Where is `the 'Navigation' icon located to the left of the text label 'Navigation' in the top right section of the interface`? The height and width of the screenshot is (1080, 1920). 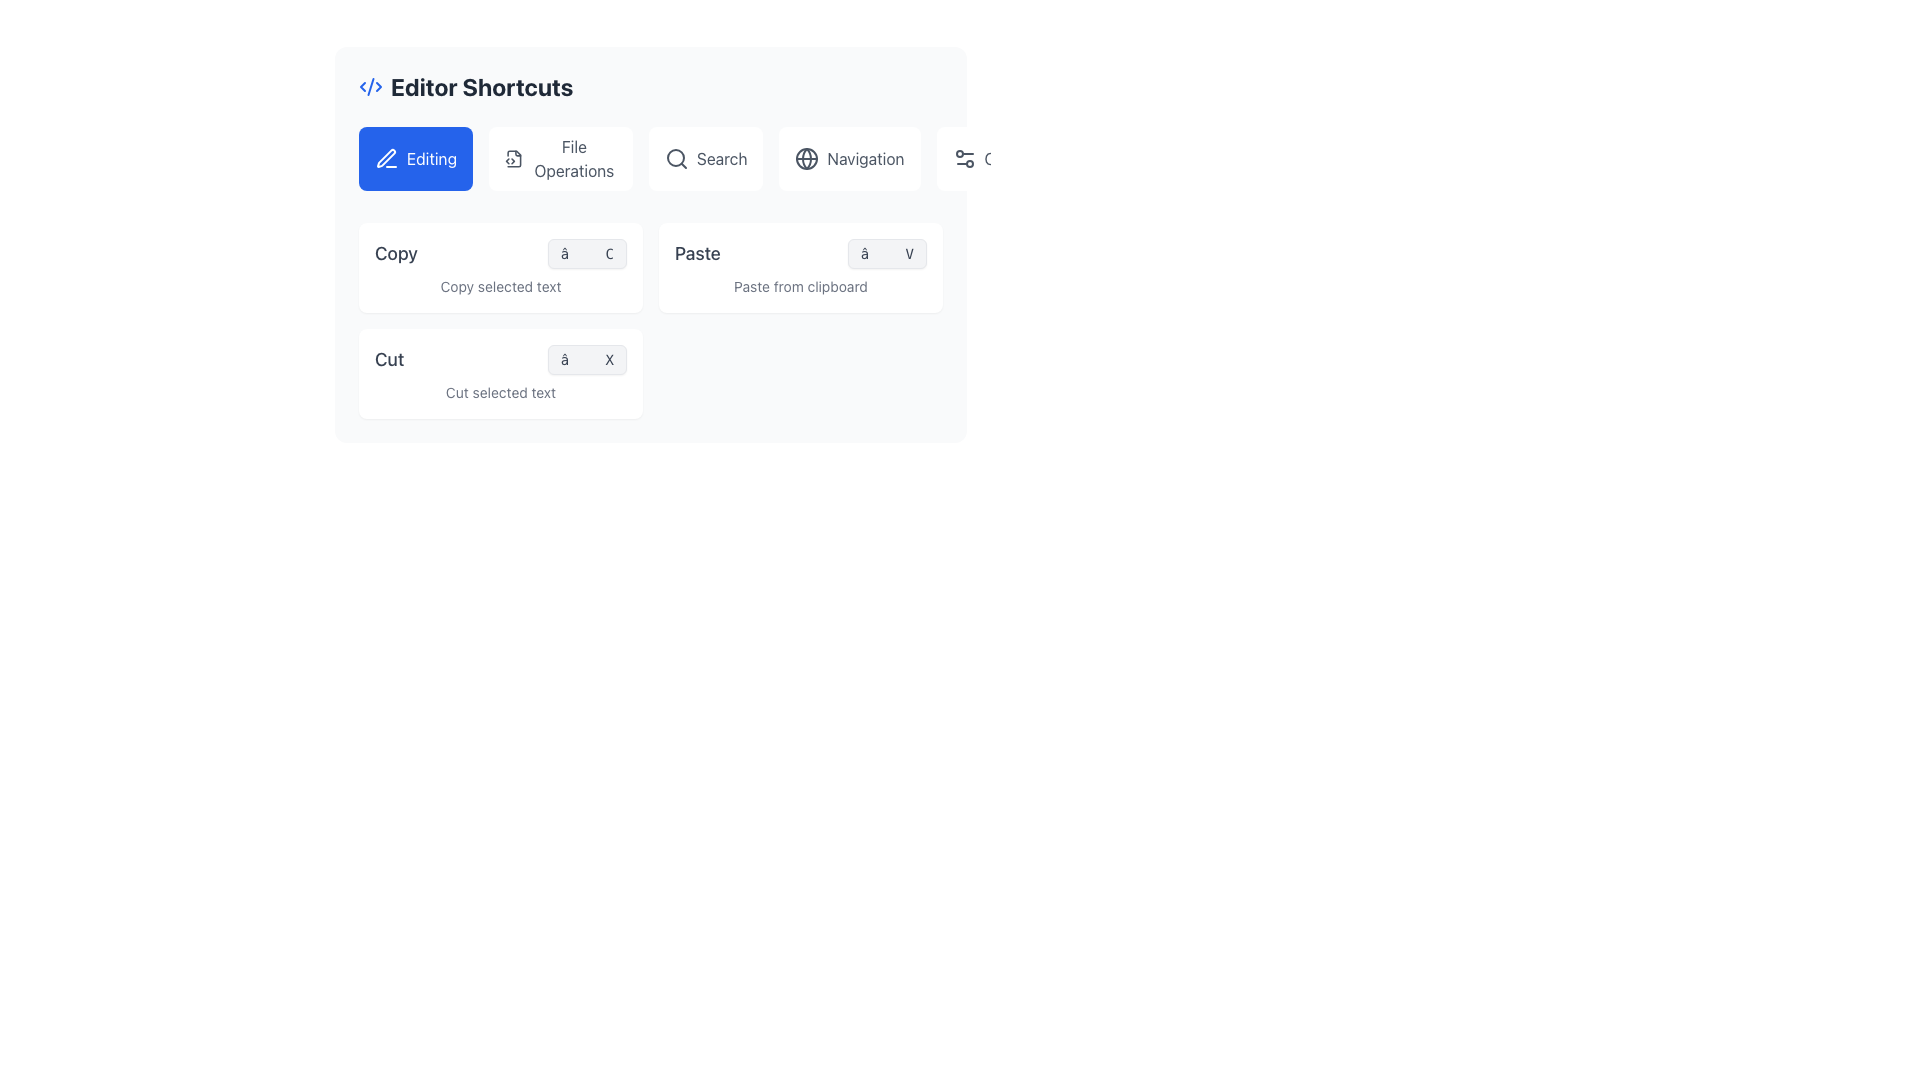
the 'Navigation' icon located to the left of the text label 'Navigation' in the top right section of the interface is located at coordinates (807, 157).